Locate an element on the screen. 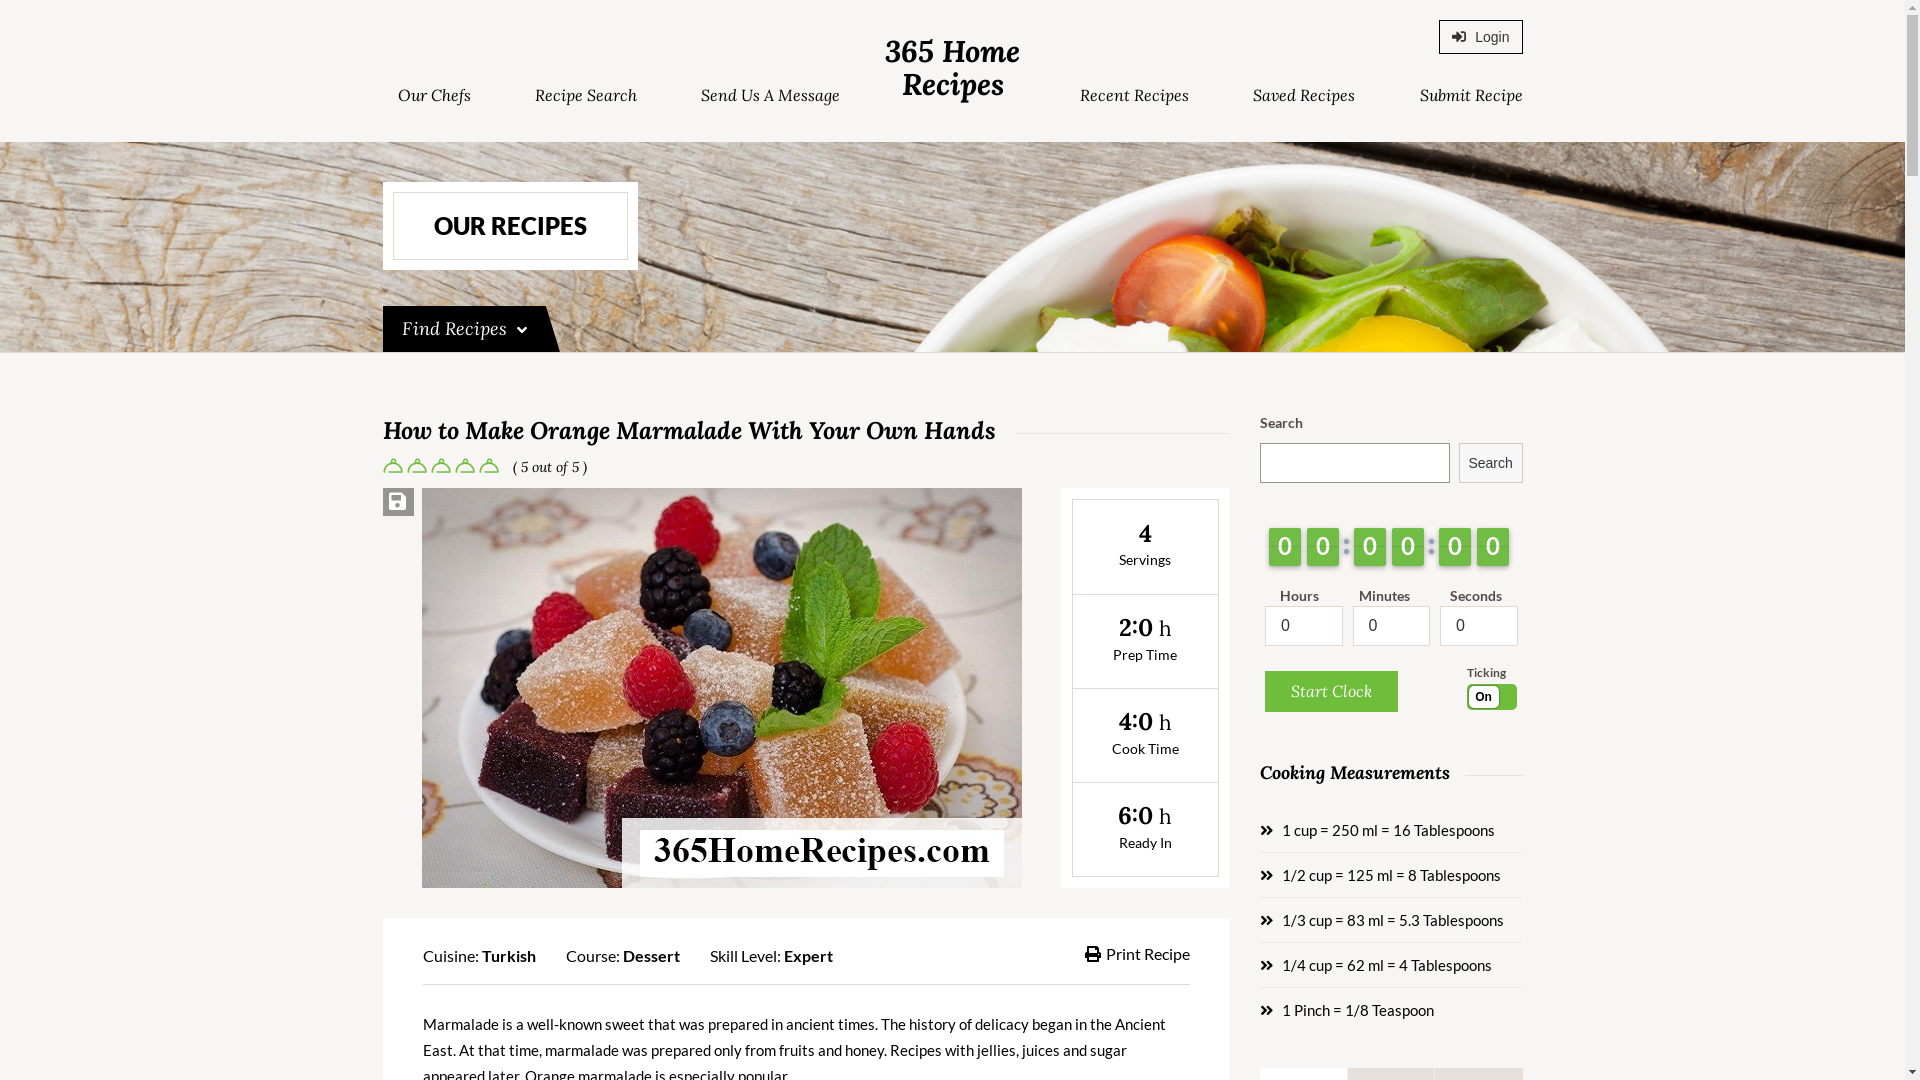 The height and width of the screenshot is (1080, 1920). 'Recipe Search' is located at coordinates (584, 96).